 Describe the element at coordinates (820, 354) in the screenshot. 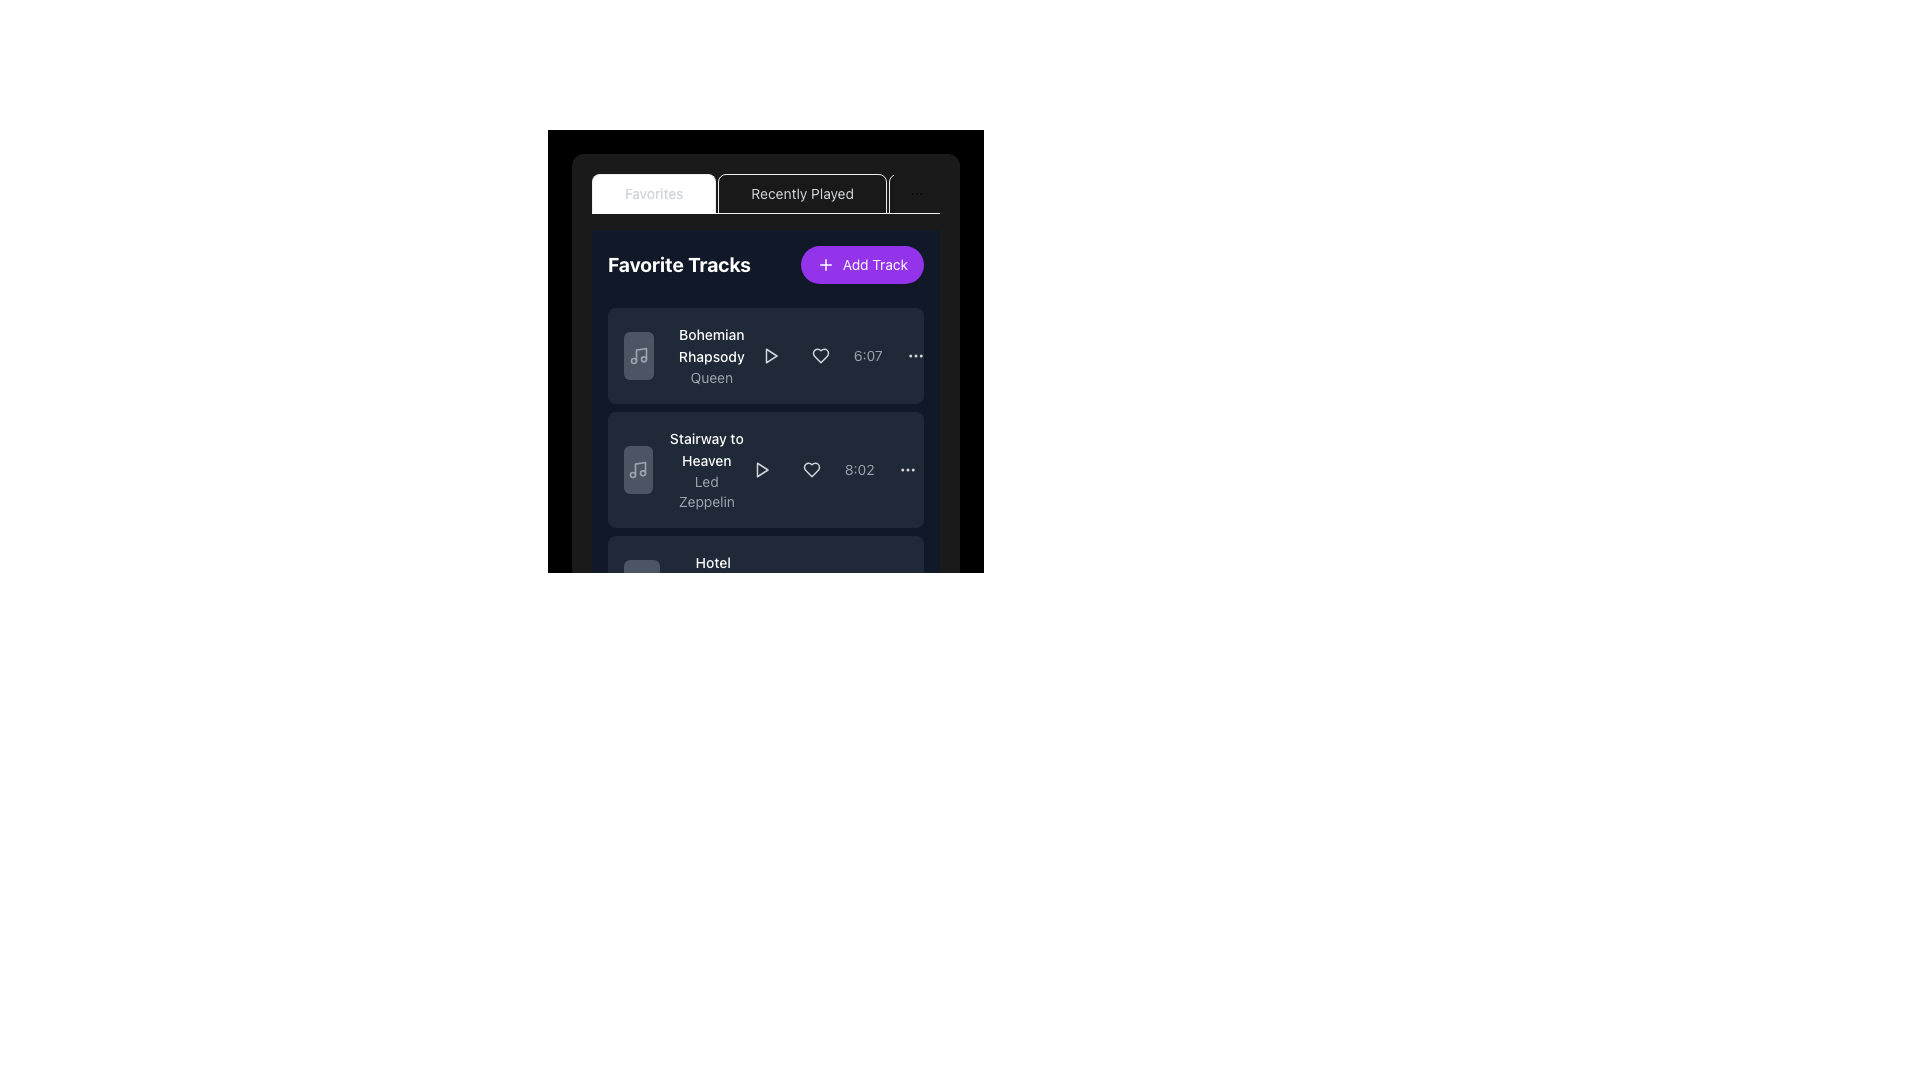

I see `the heart icon located to the right of the track title 'Bohemian Rhapsody'` at that location.